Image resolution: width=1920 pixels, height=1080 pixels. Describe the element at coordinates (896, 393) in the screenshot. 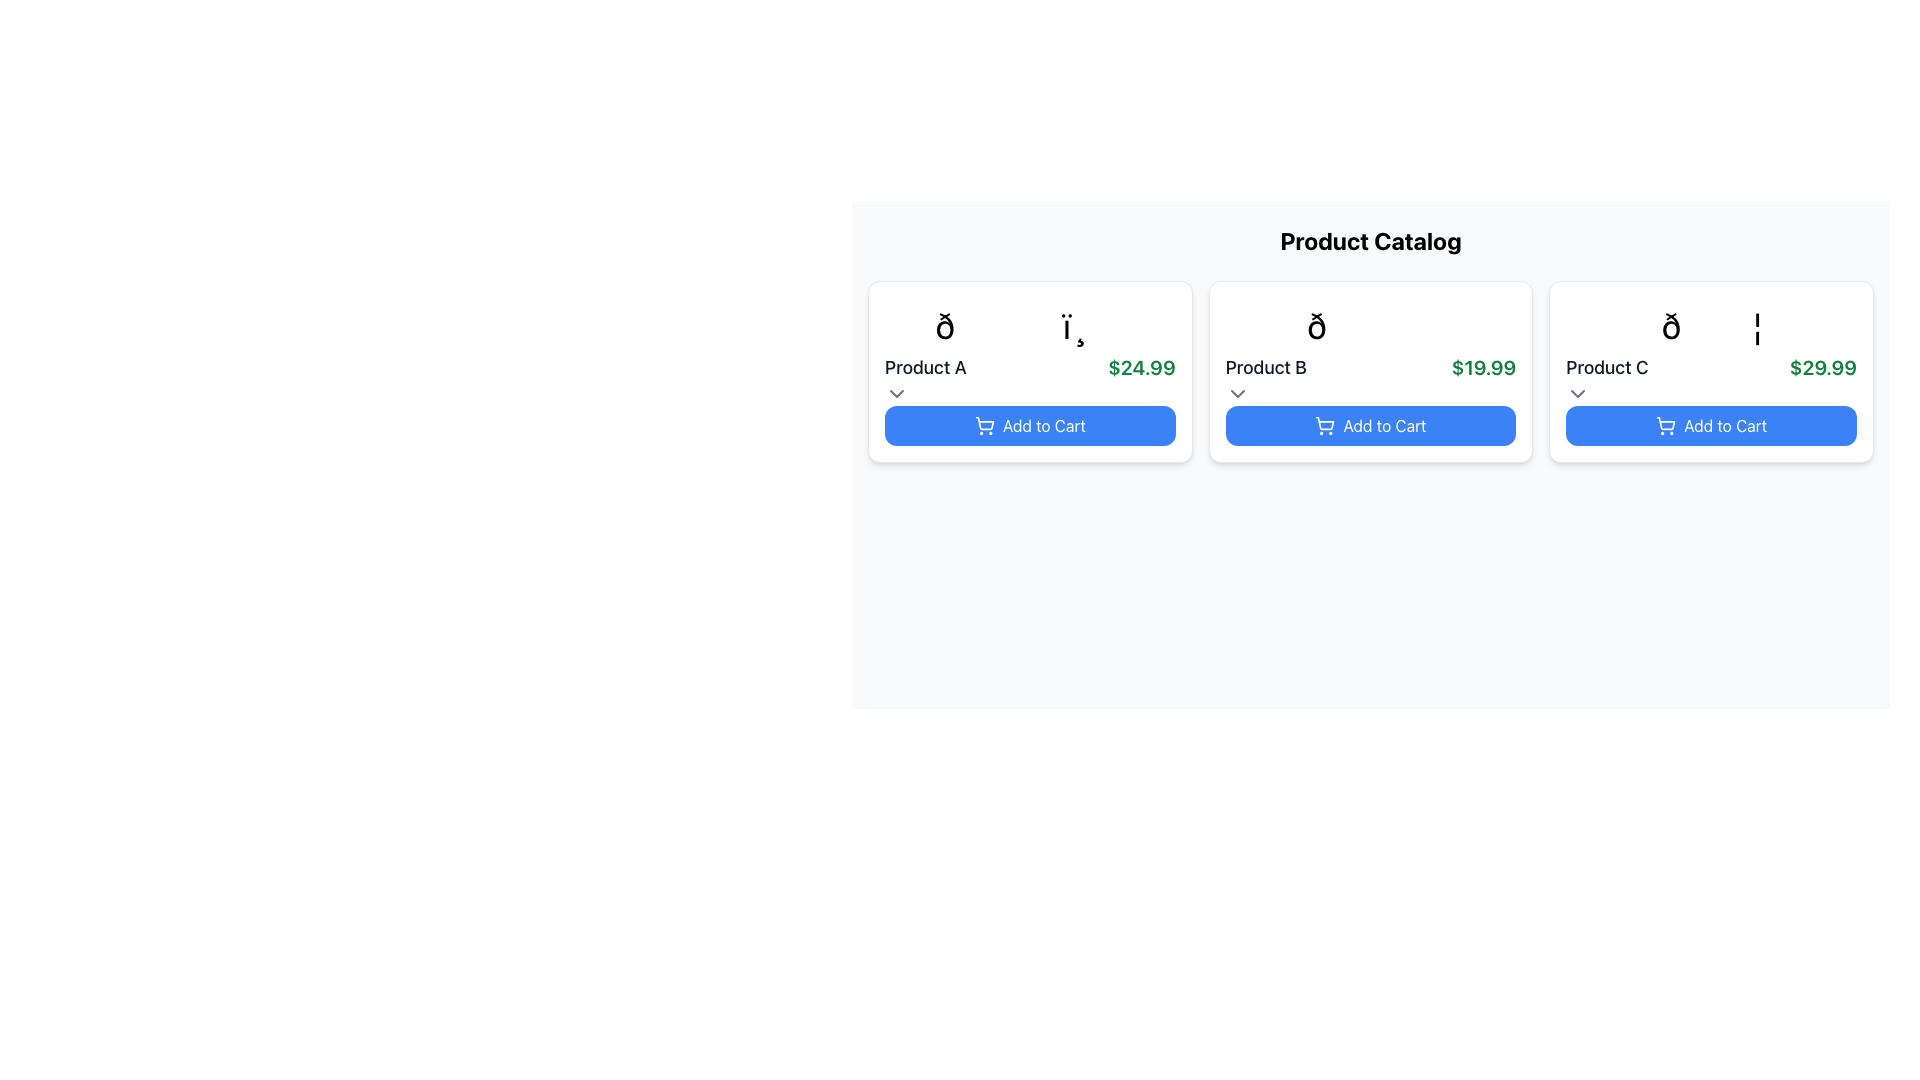

I see `the downward-facing chevron icon next to the 'Product A' label` at that location.